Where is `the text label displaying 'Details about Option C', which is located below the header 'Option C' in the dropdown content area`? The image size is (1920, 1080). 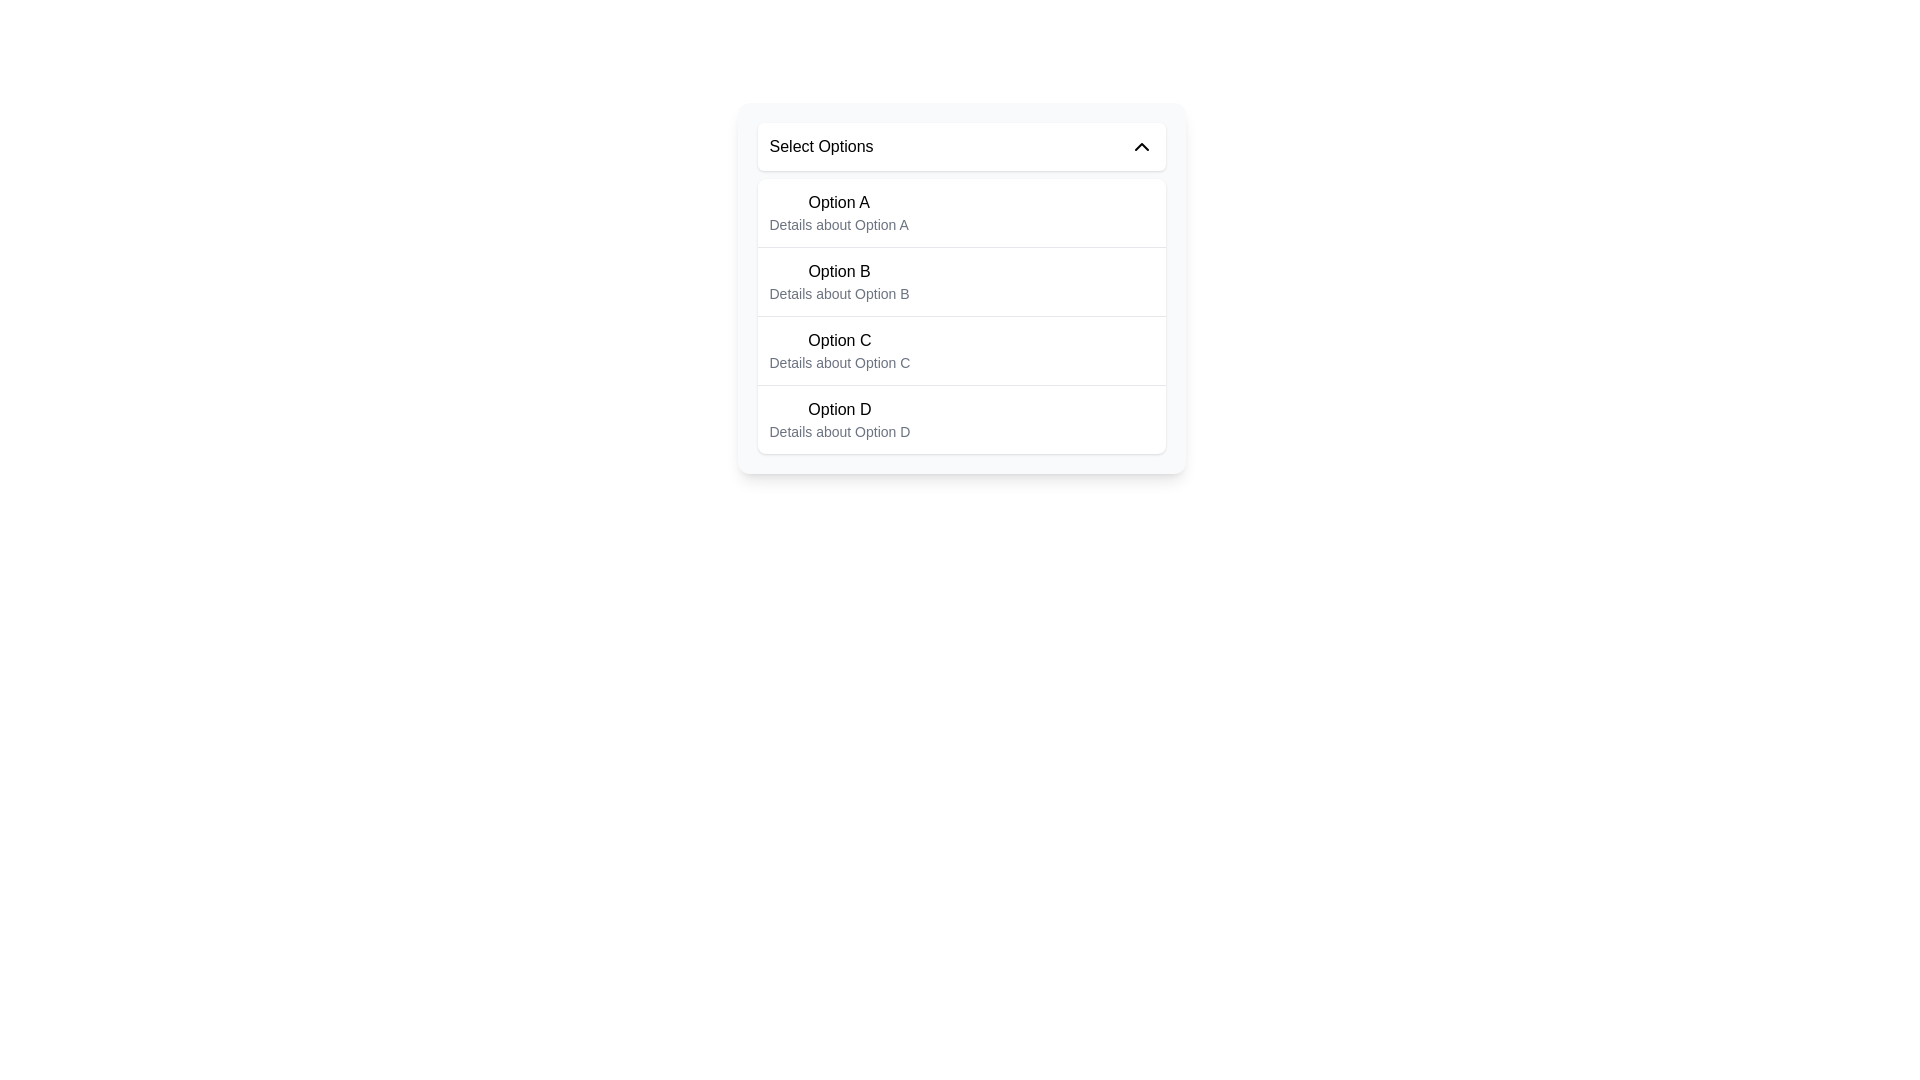
the text label displaying 'Details about Option C', which is located below the header 'Option C' in the dropdown content area is located at coordinates (840, 362).